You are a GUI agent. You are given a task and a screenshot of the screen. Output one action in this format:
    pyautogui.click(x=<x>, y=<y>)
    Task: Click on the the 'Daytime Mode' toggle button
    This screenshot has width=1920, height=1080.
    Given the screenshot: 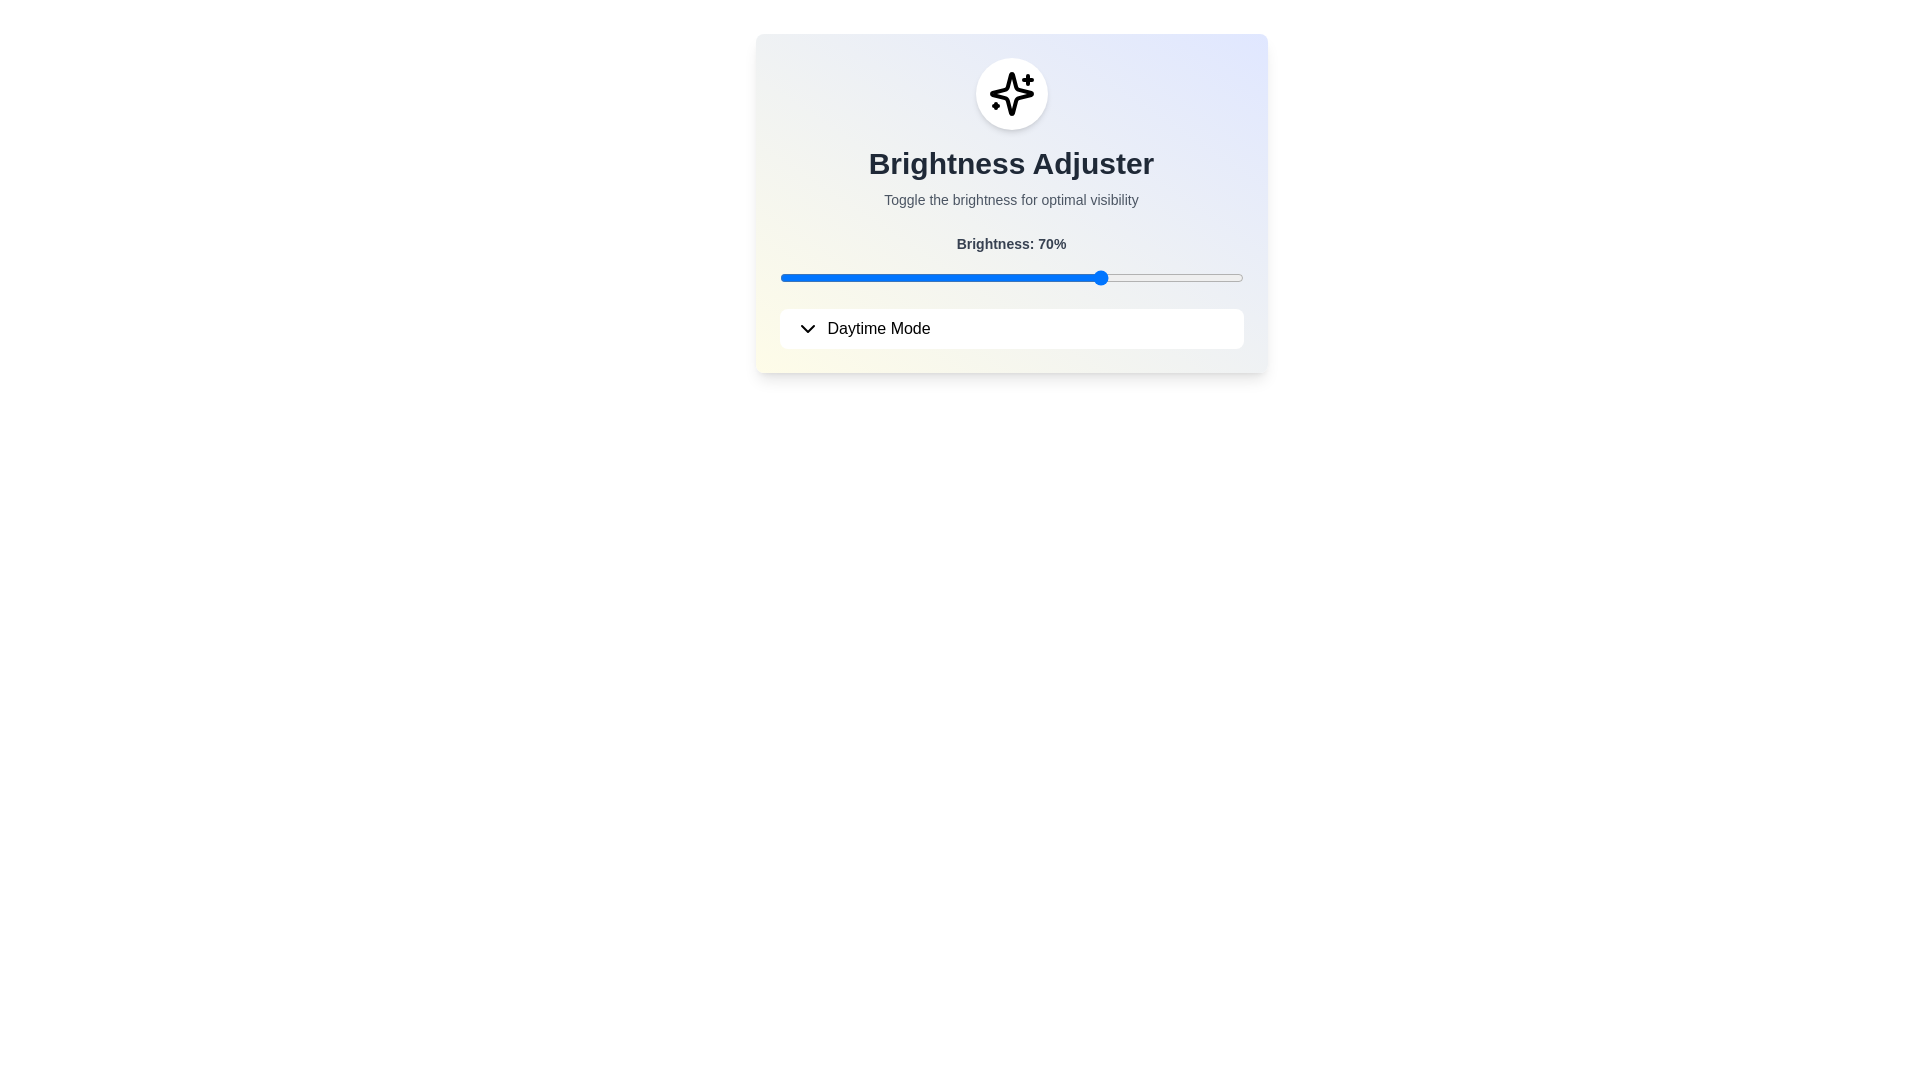 What is the action you would take?
    pyautogui.click(x=1011, y=327)
    